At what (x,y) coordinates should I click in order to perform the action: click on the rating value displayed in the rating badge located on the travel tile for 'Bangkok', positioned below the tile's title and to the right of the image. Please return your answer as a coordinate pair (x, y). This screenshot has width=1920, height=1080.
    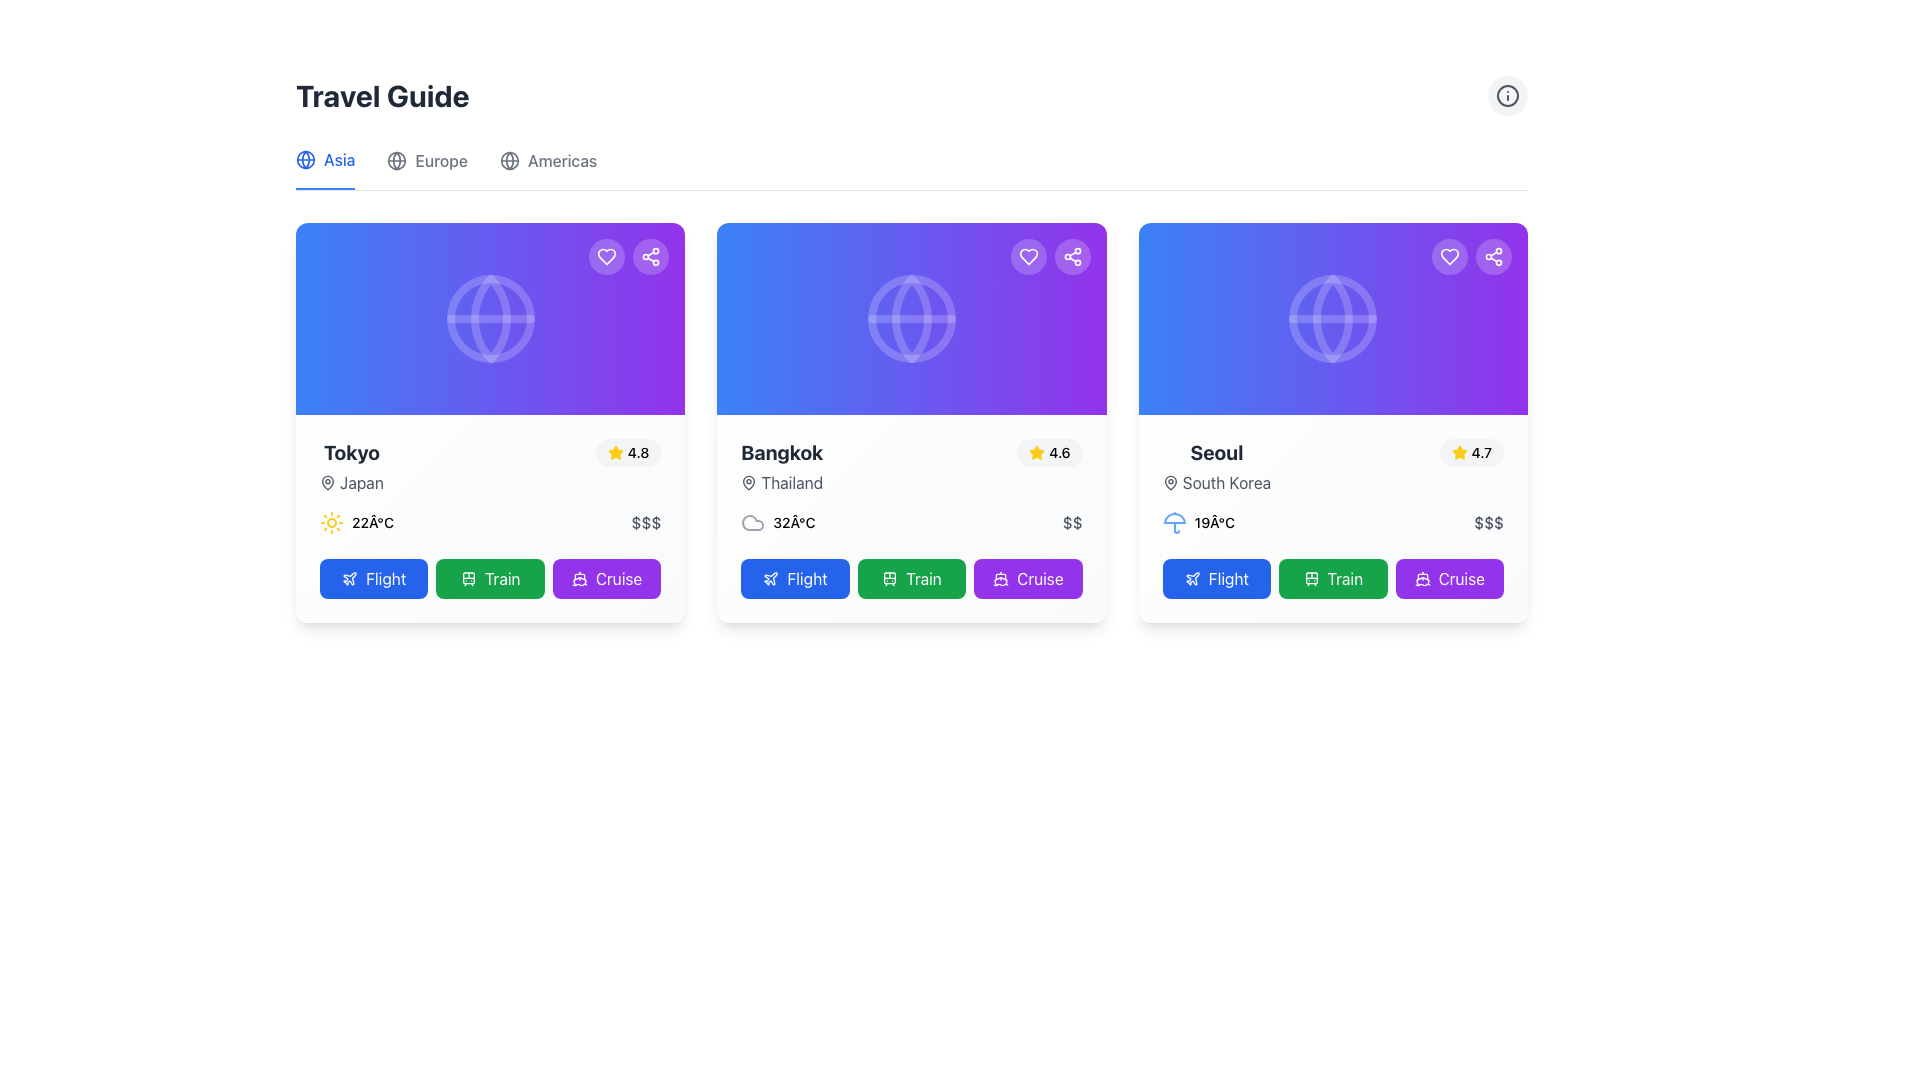
    Looking at the image, I should click on (1049, 452).